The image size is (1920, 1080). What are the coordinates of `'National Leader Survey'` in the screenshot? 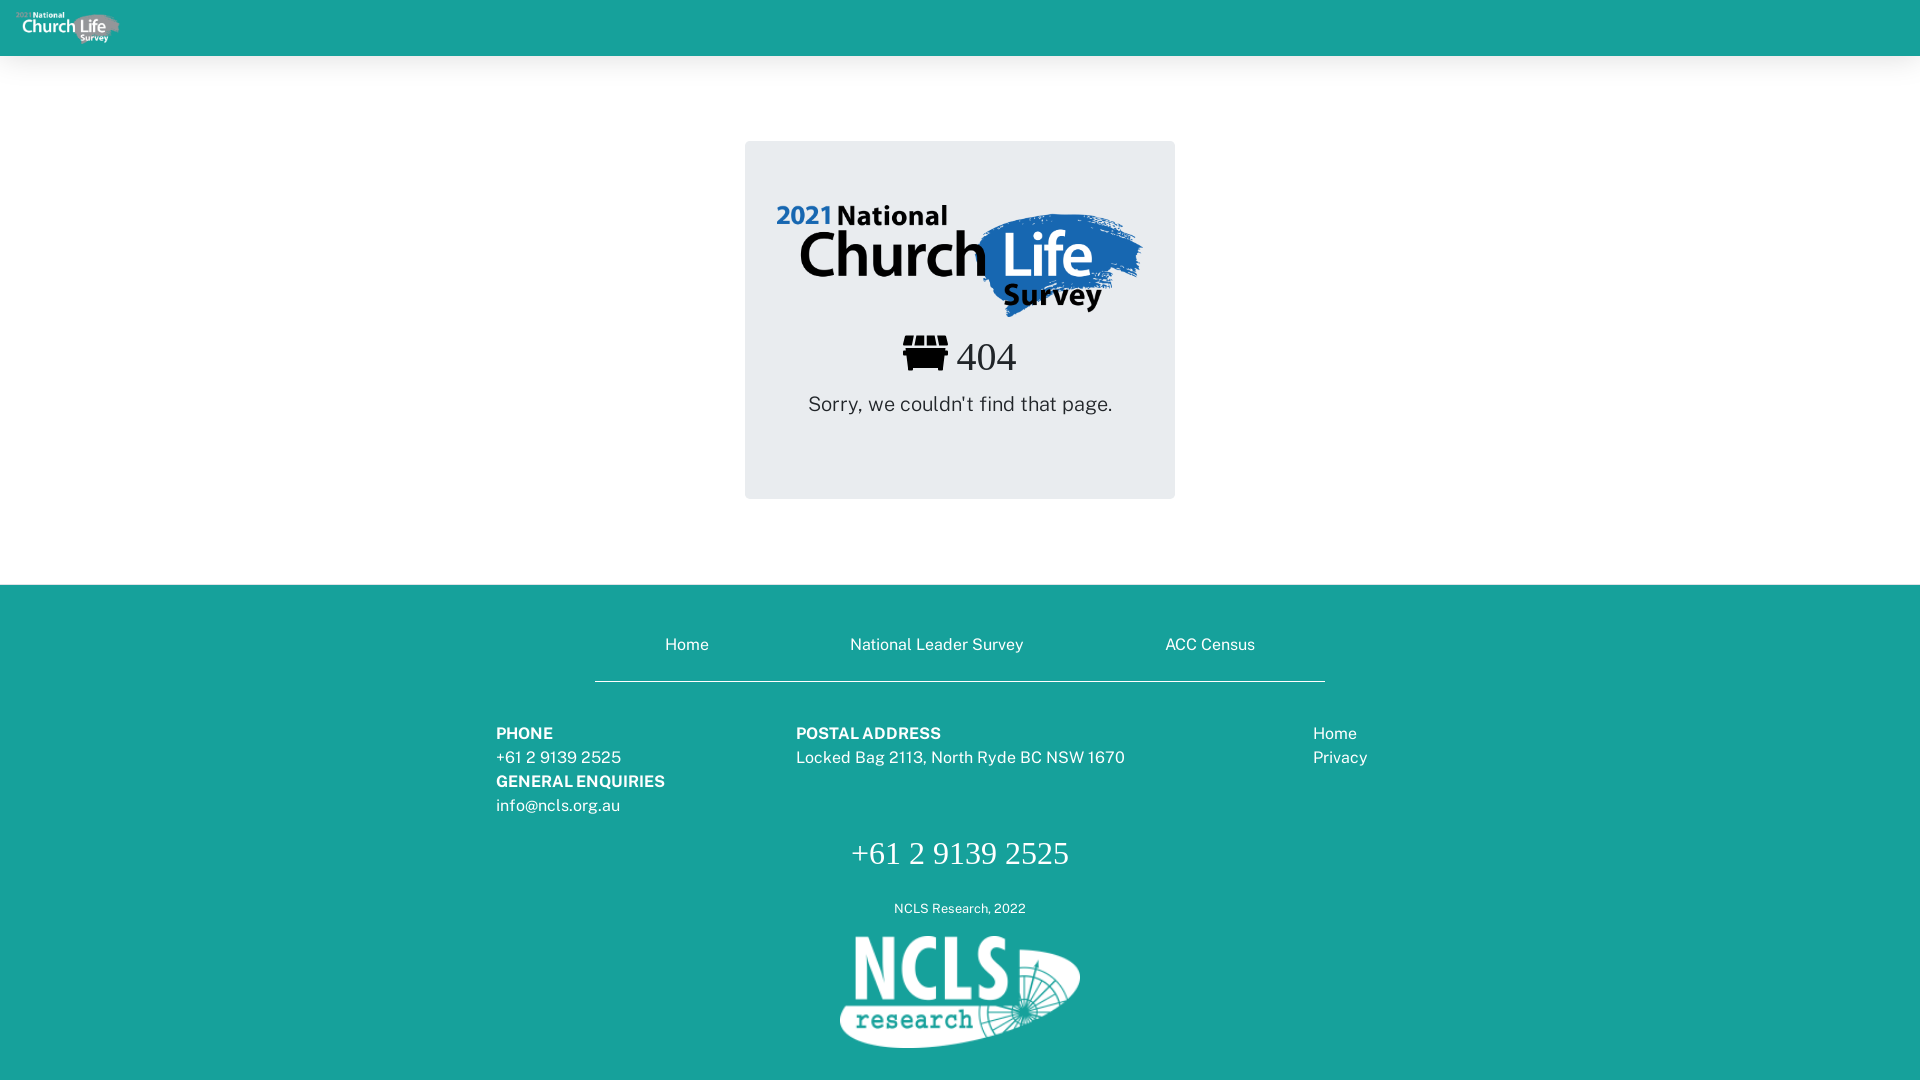 It's located at (935, 644).